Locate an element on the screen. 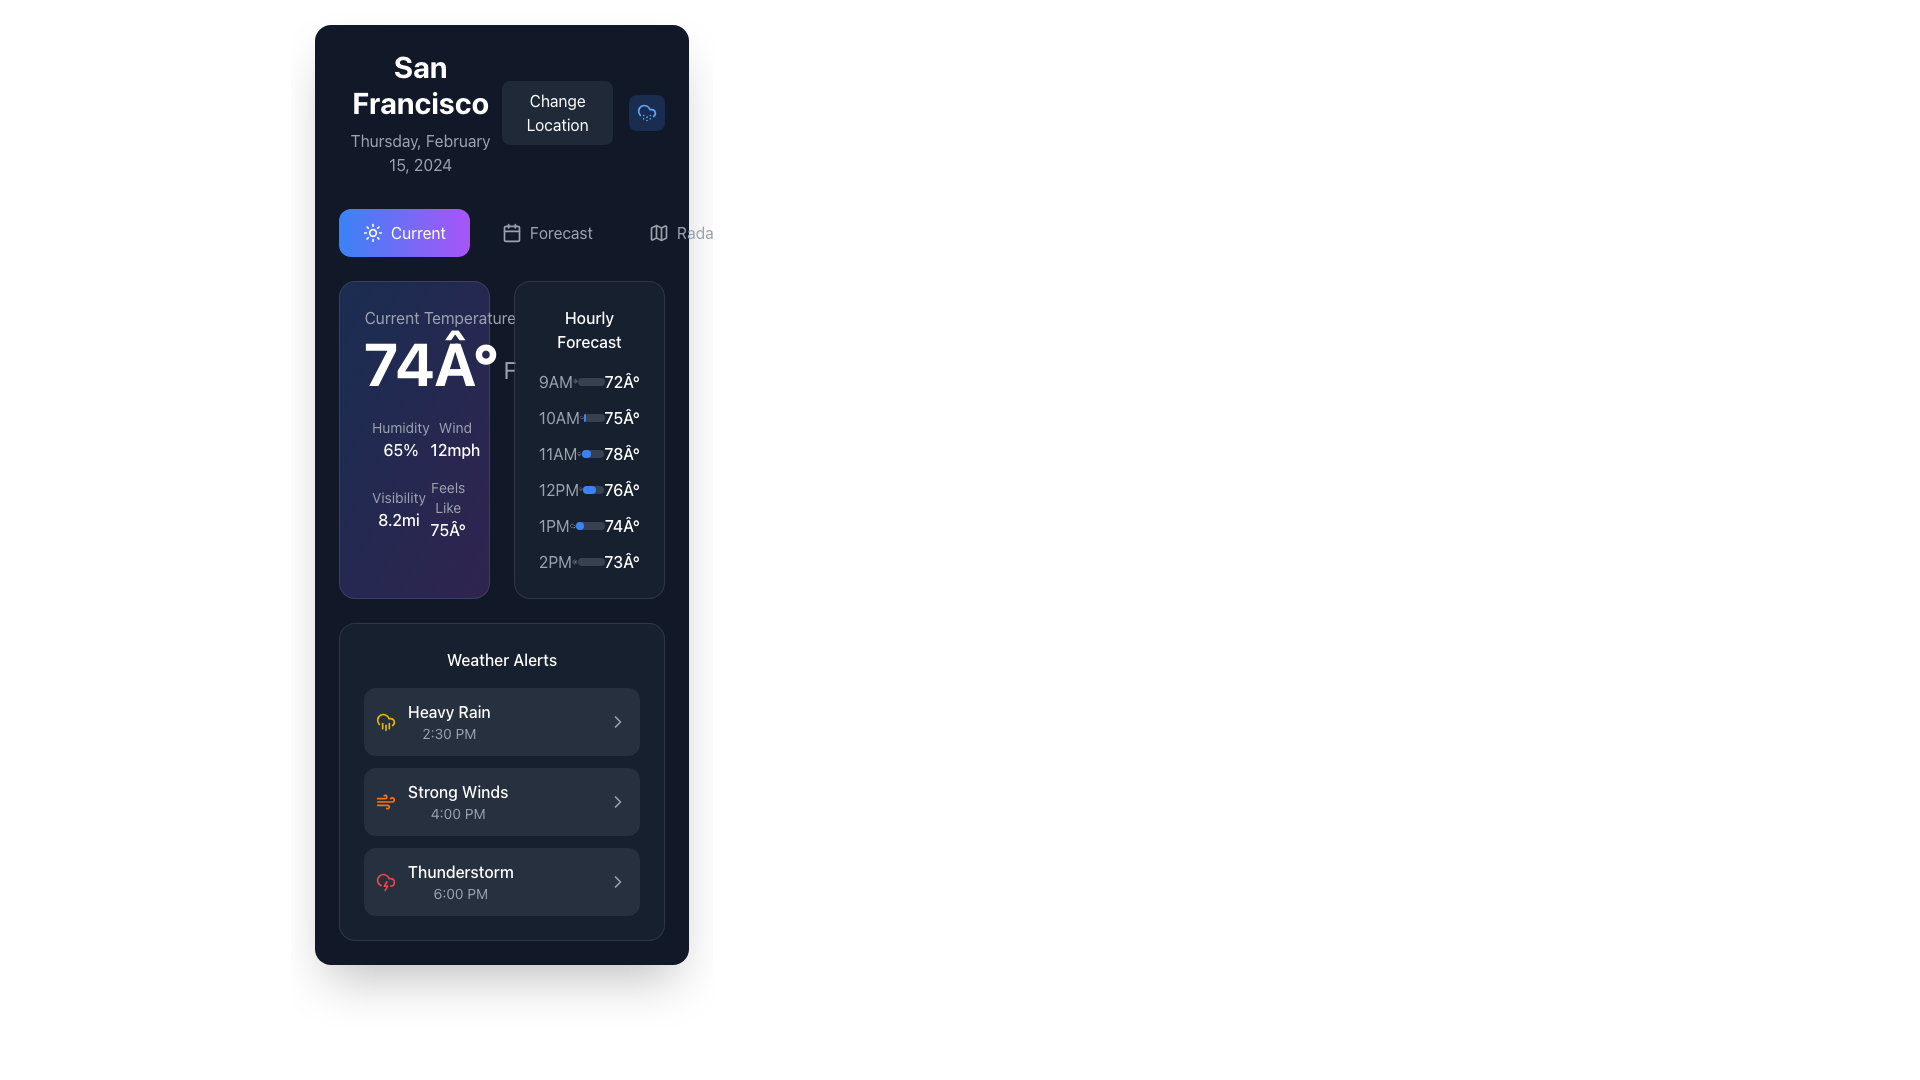  the temperature '76Â°' in the fourth row of the 'Hourly Forecast' section is located at coordinates (588, 489).